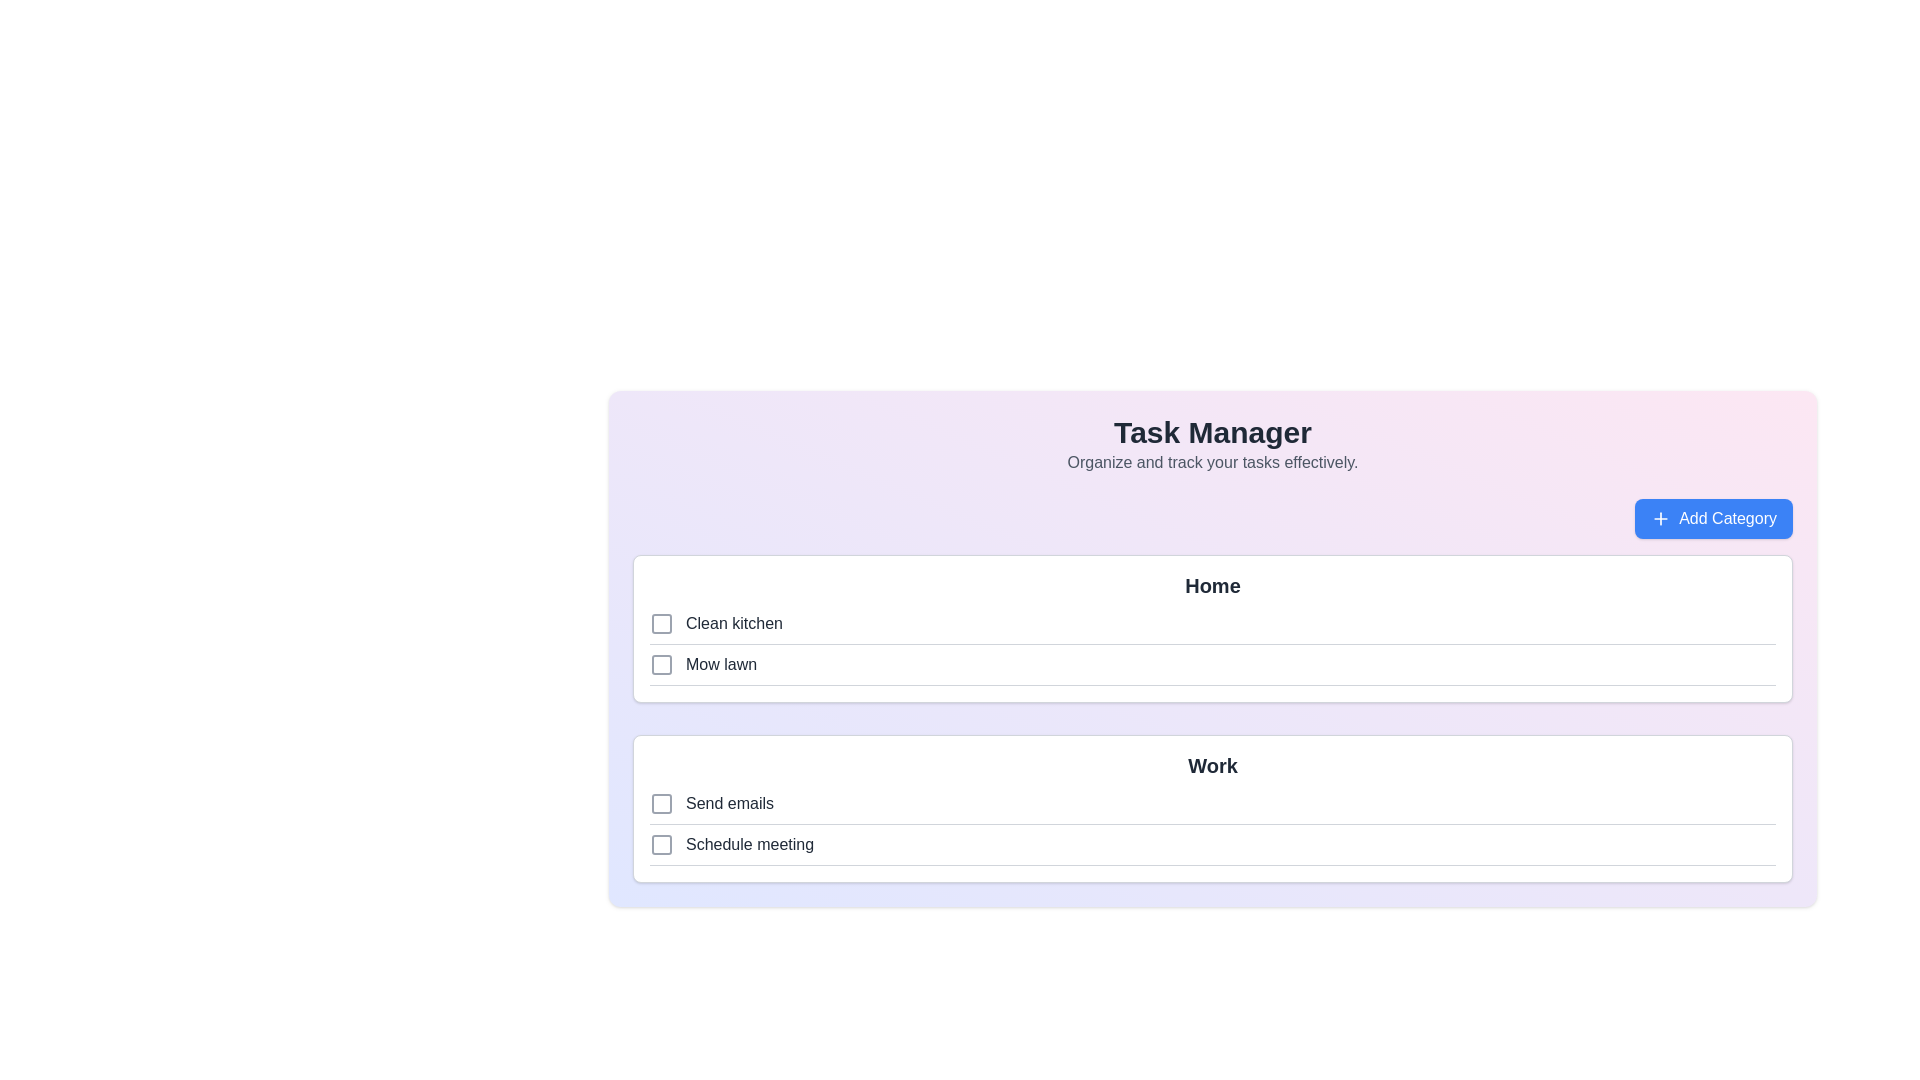 The image size is (1920, 1080). Describe the element at coordinates (1212, 585) in the screenshot. I see `the text element that labels the section containing tasks related to the 'Home' category, located at the top of a white, rounded, rectangular box` at that location.